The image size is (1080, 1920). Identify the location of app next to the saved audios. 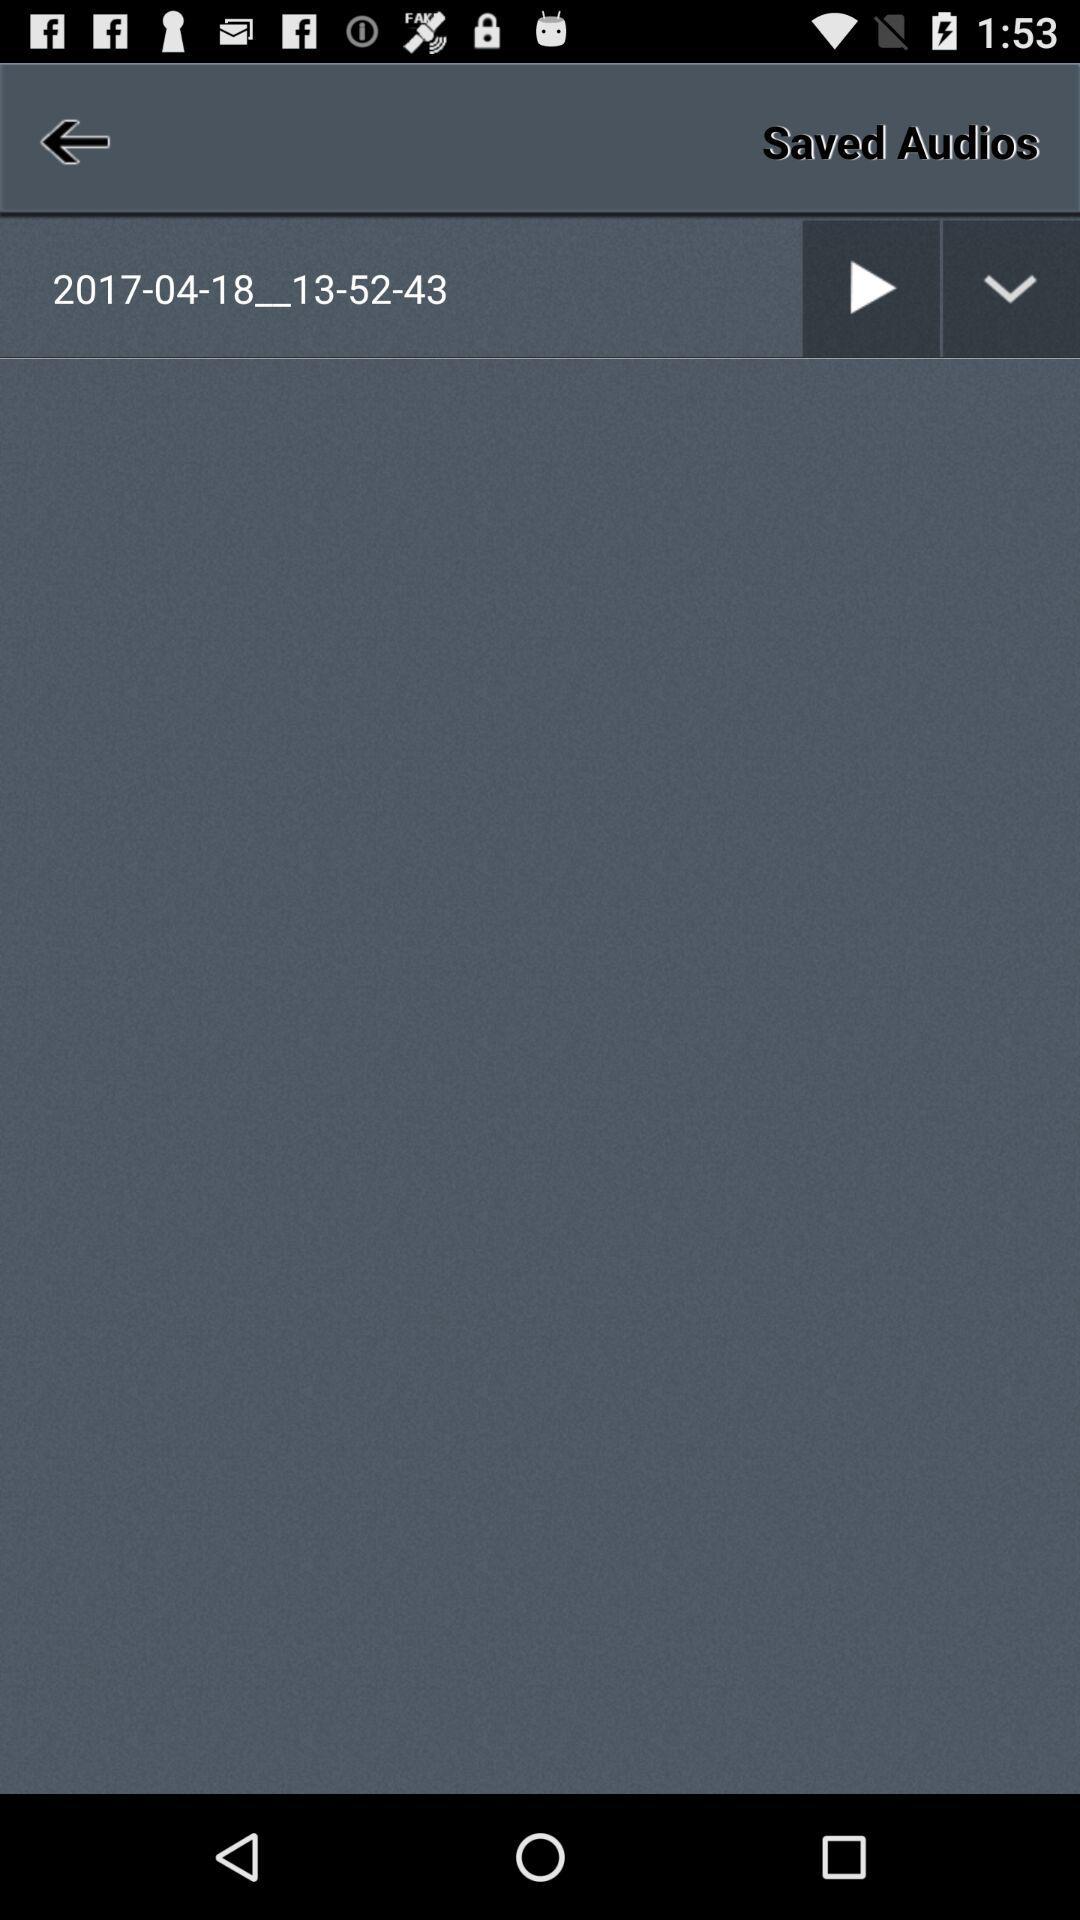
(71, 140).